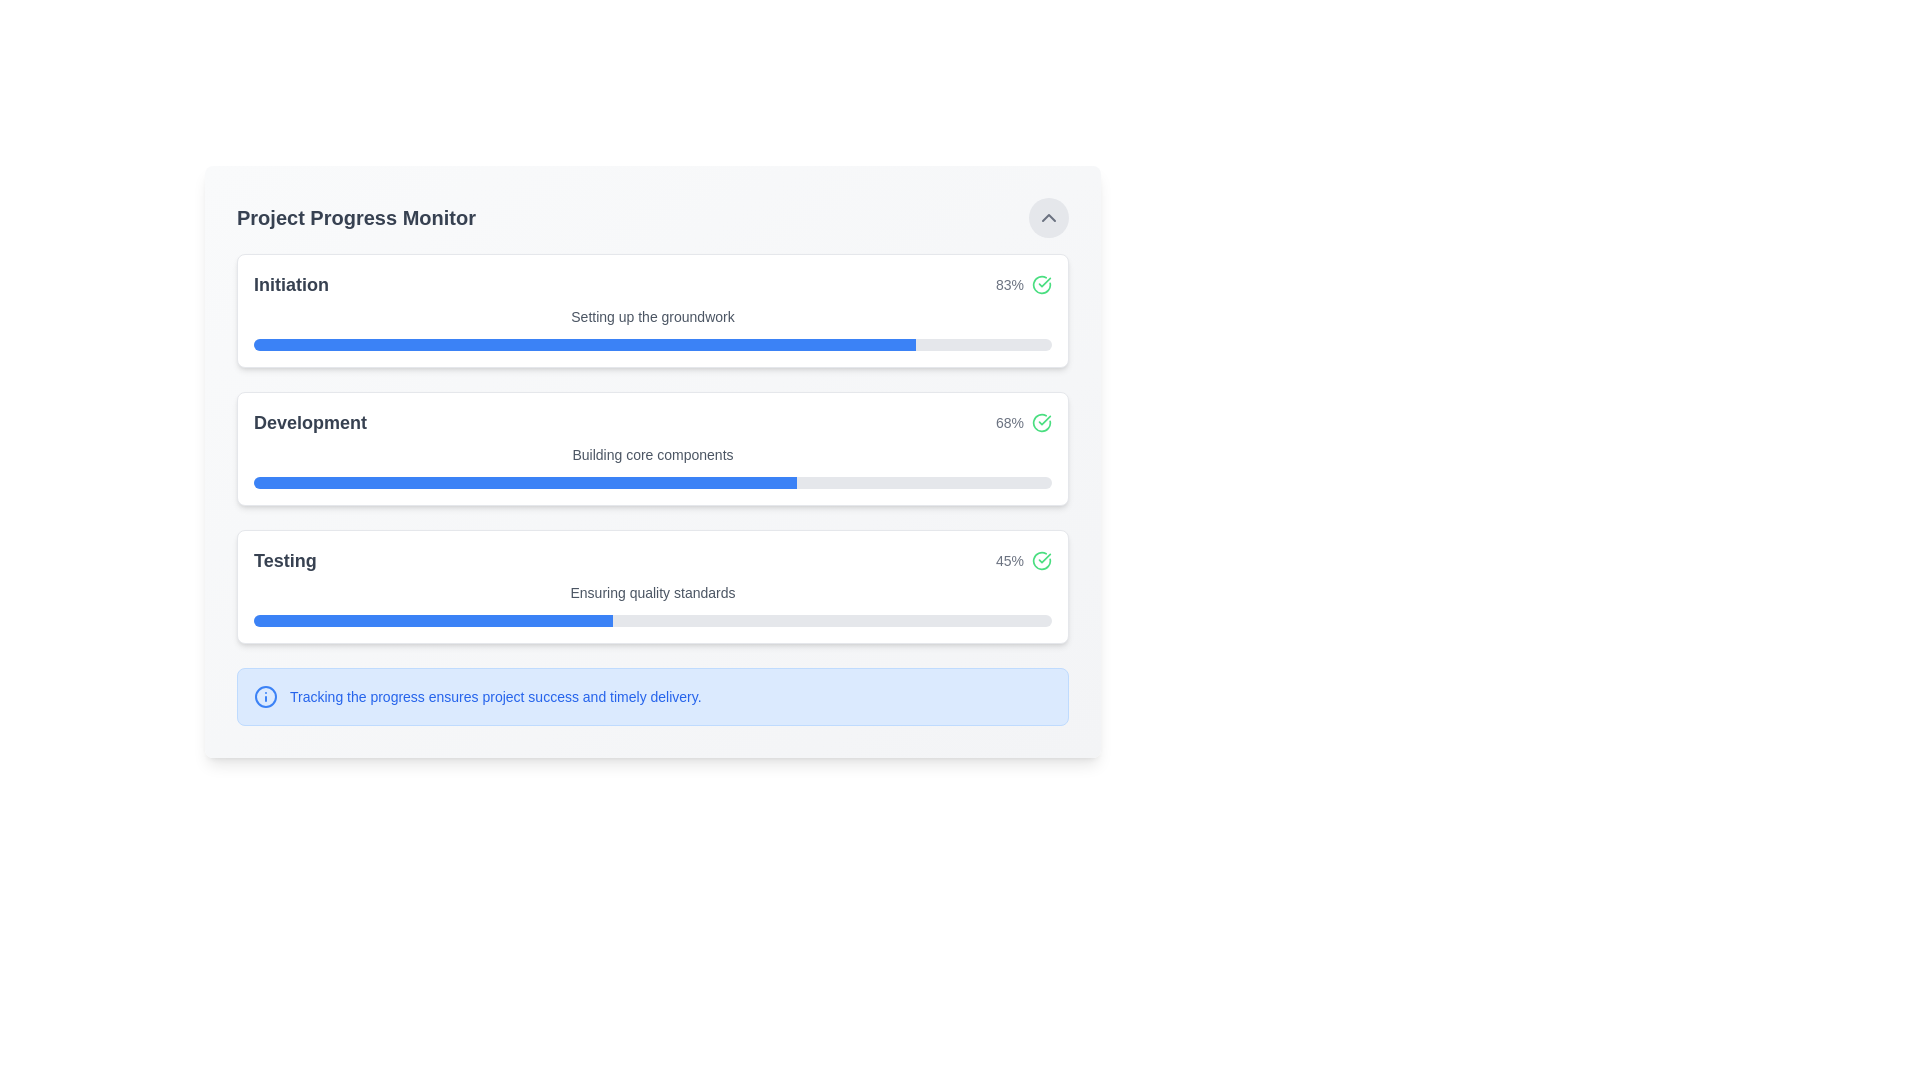 The height and width of the screenshot is (1080, 1920). Describe the element at coordinates (652, 285) in the screenshot. I see `the informational display group labeled 'Initiation'` at that location.